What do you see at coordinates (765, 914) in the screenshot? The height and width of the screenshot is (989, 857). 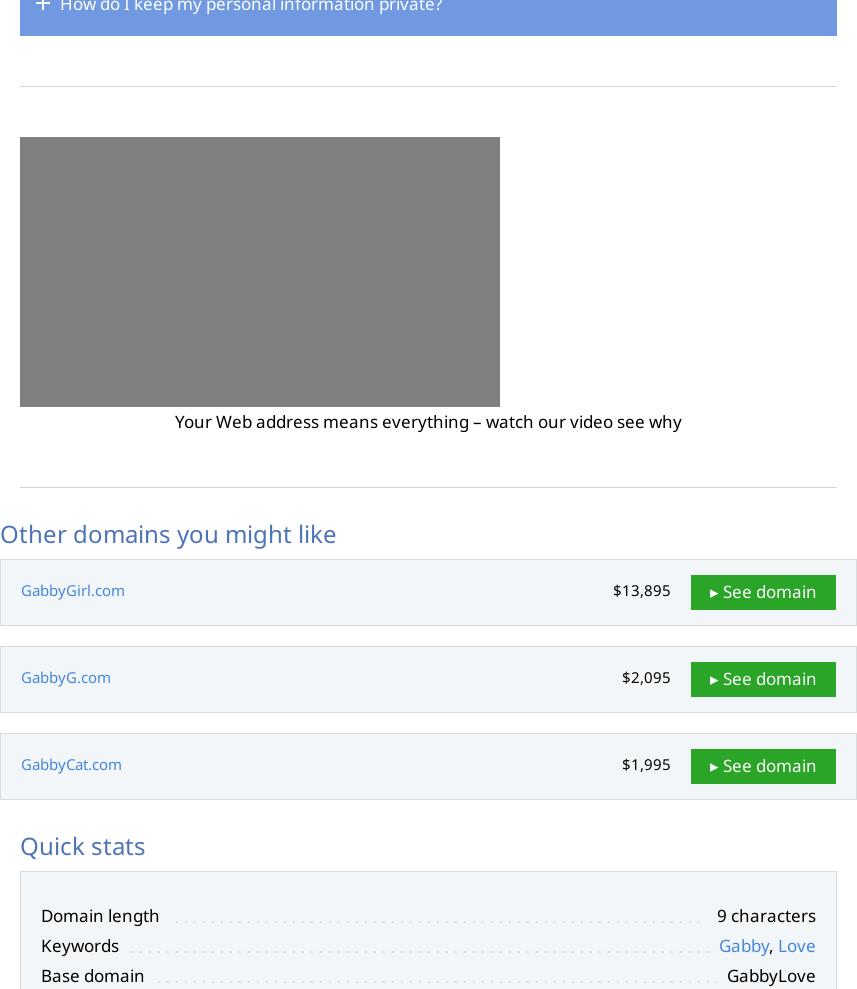 I see `'9 characters'` at bounding box center [765, 914].